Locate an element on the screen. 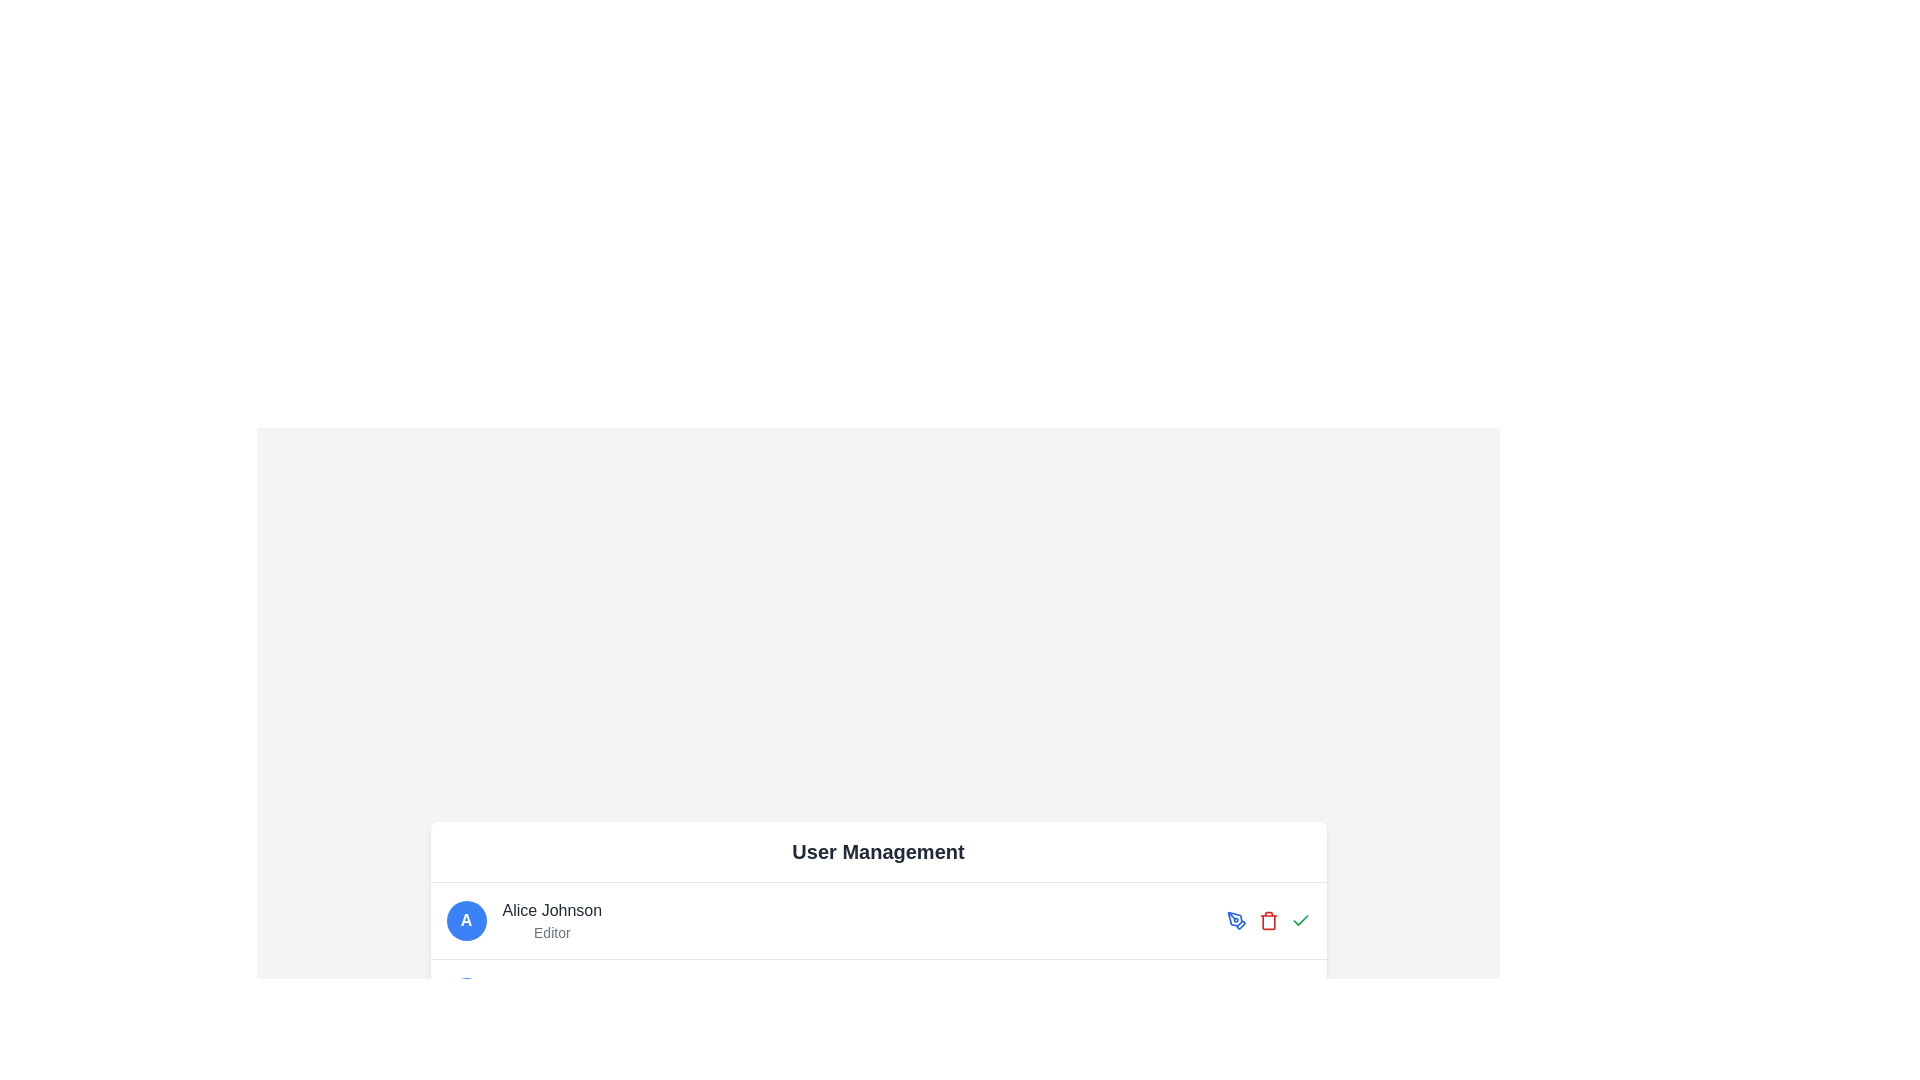 The width and height of the screenshot is (1920, 1080). the interactive confirmation icon located in the lower-right corner of the layout is located at coordinates (1300, 921).